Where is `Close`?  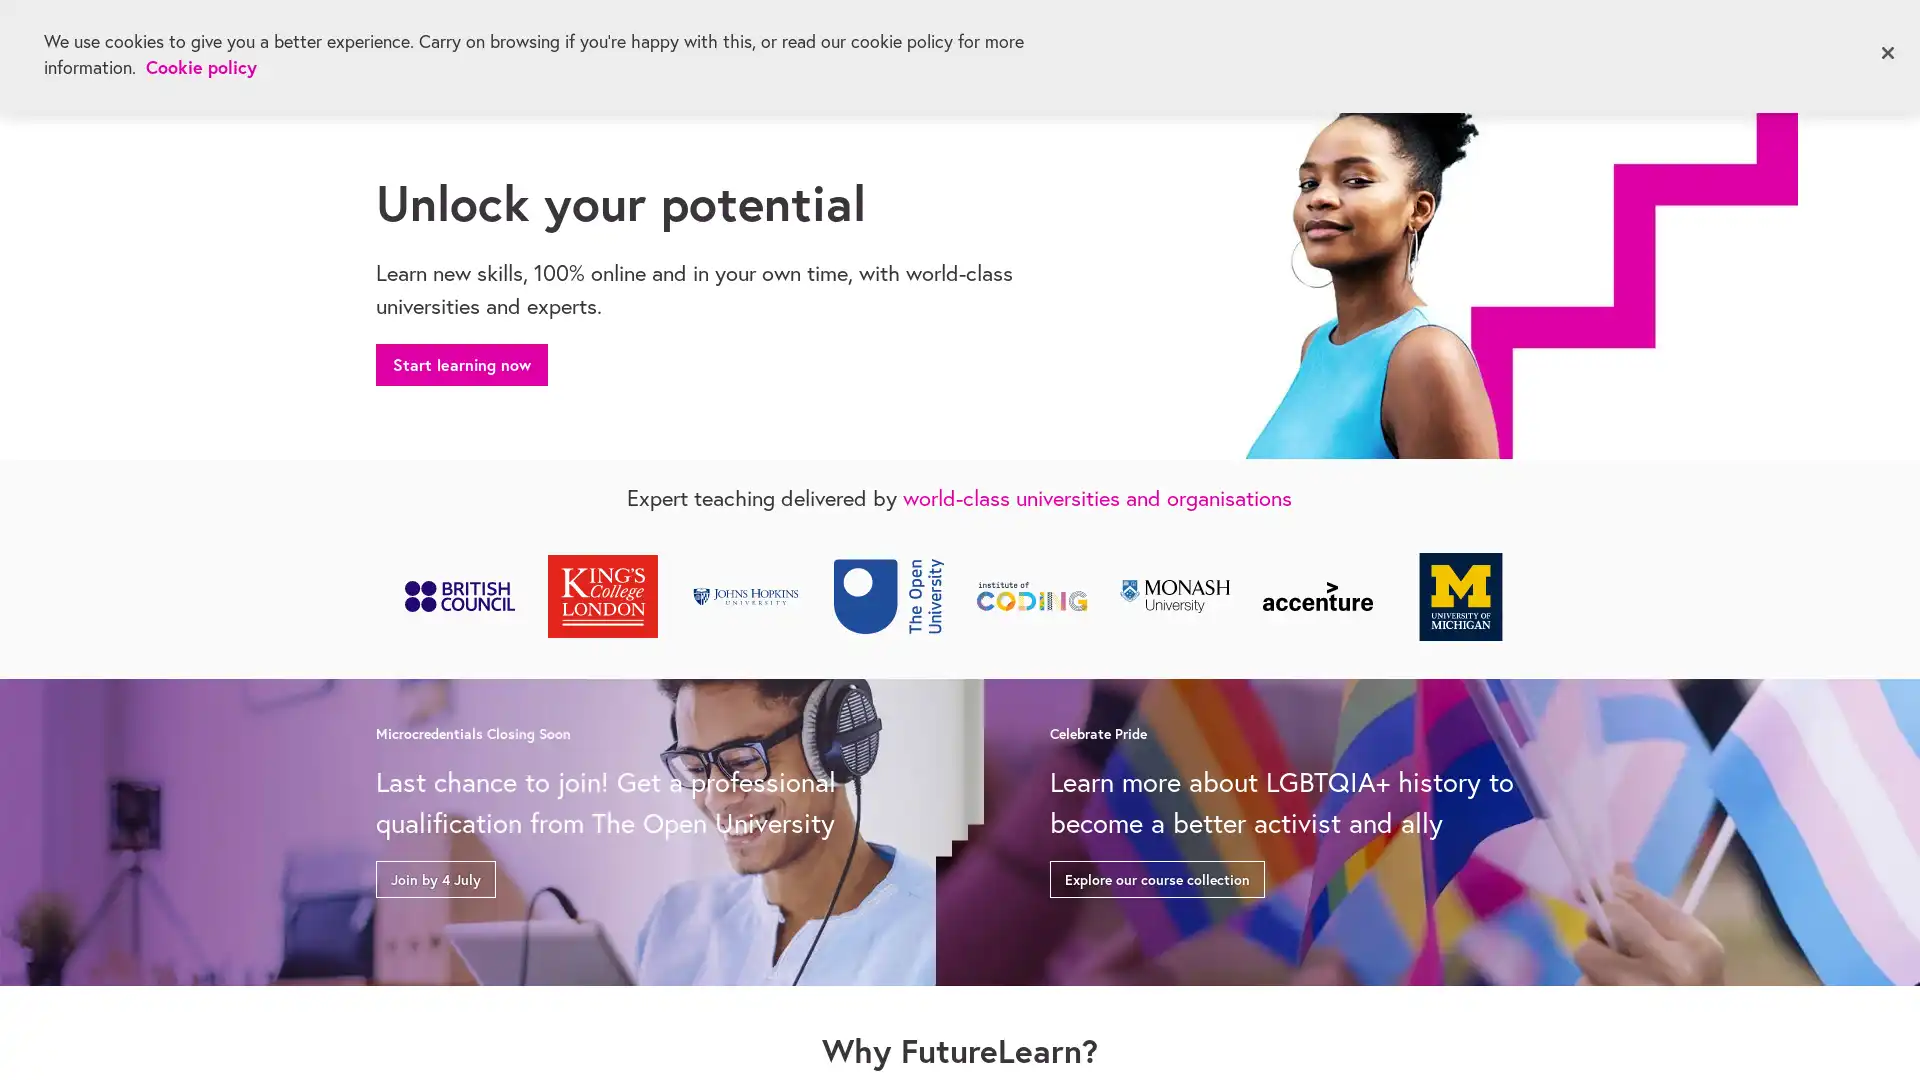
Close is located at coordinates (1886, 52).